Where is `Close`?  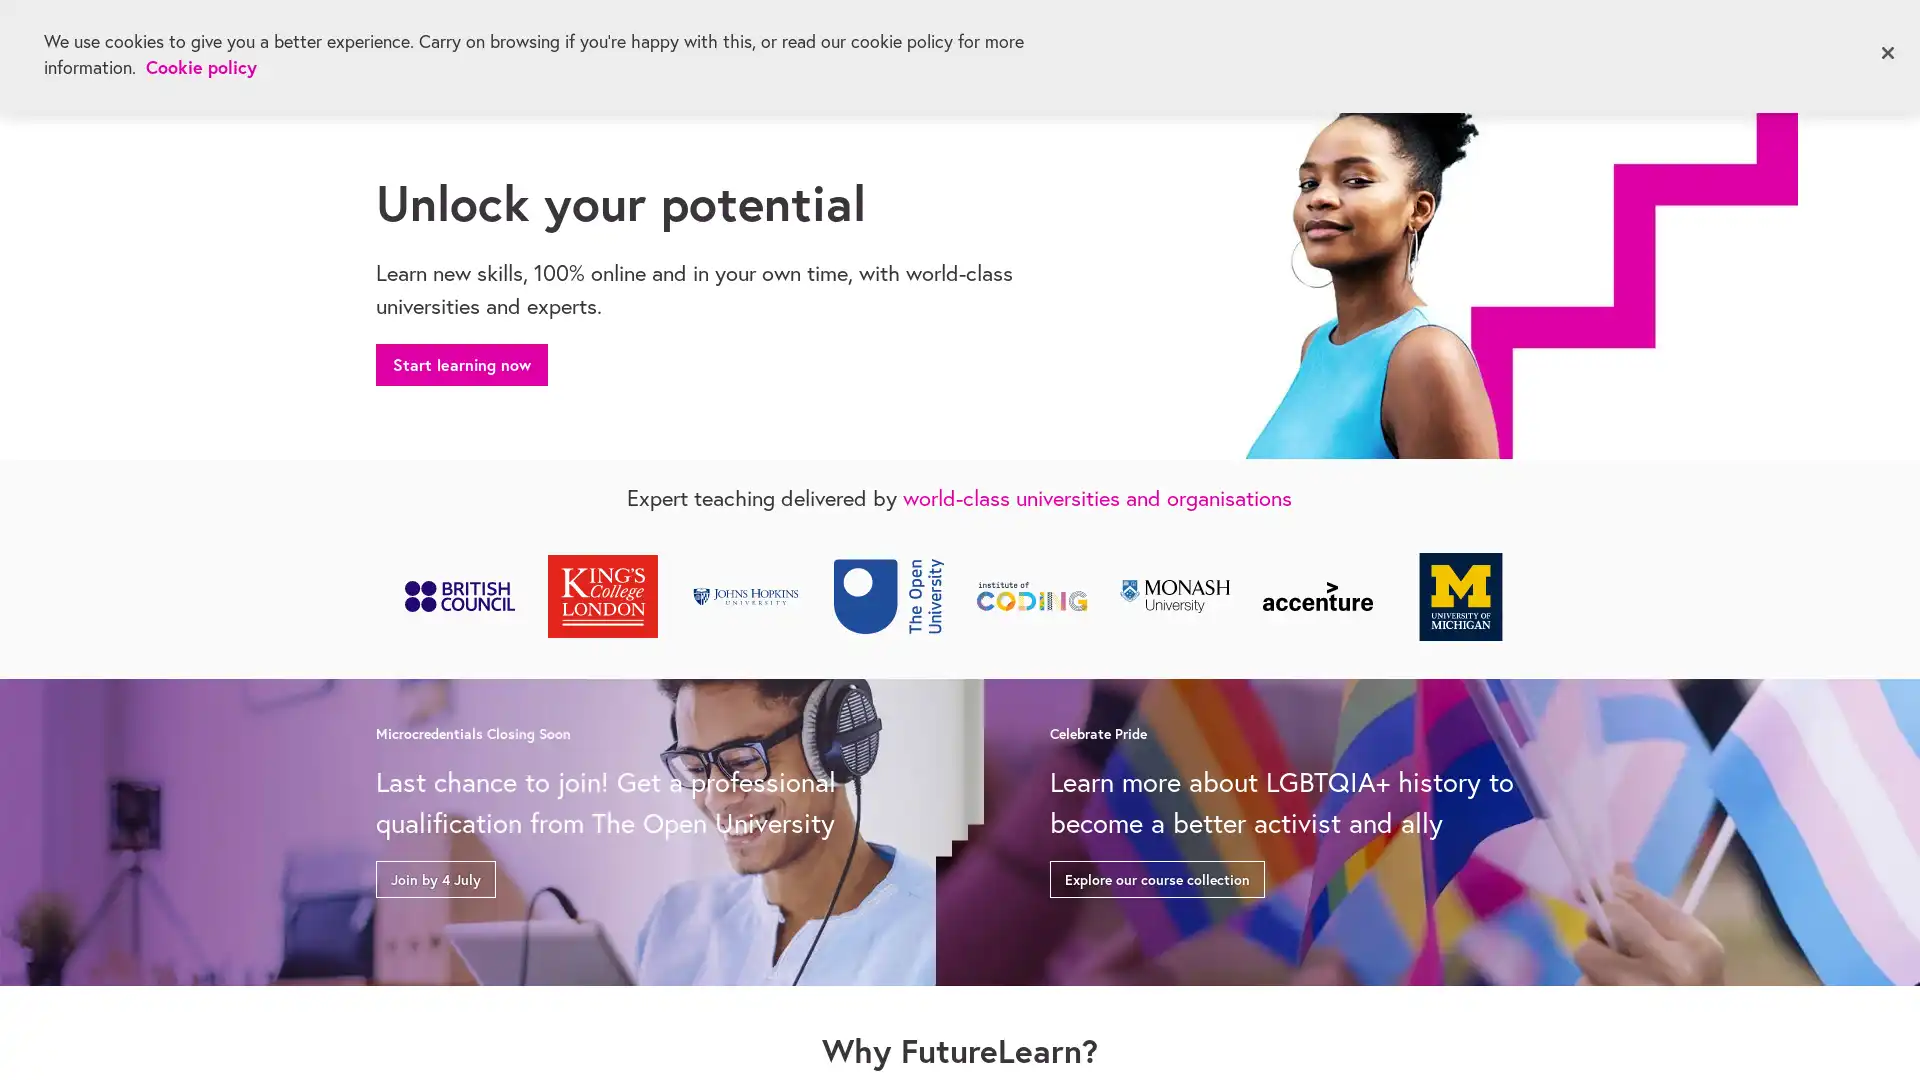
Close is located at coordinates (1886, 52).